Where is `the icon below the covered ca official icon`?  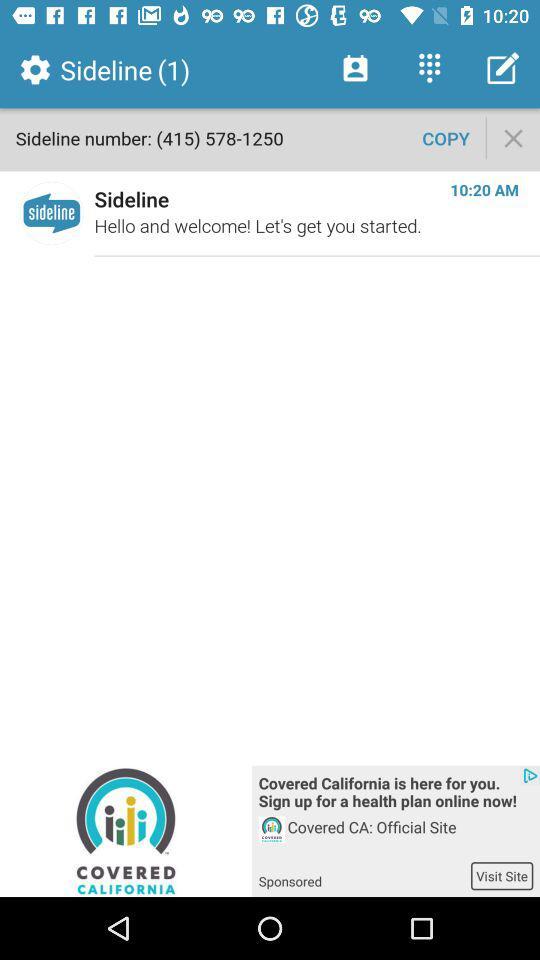
the icon below the covered ca official icon is located at coordinates (501, 875).